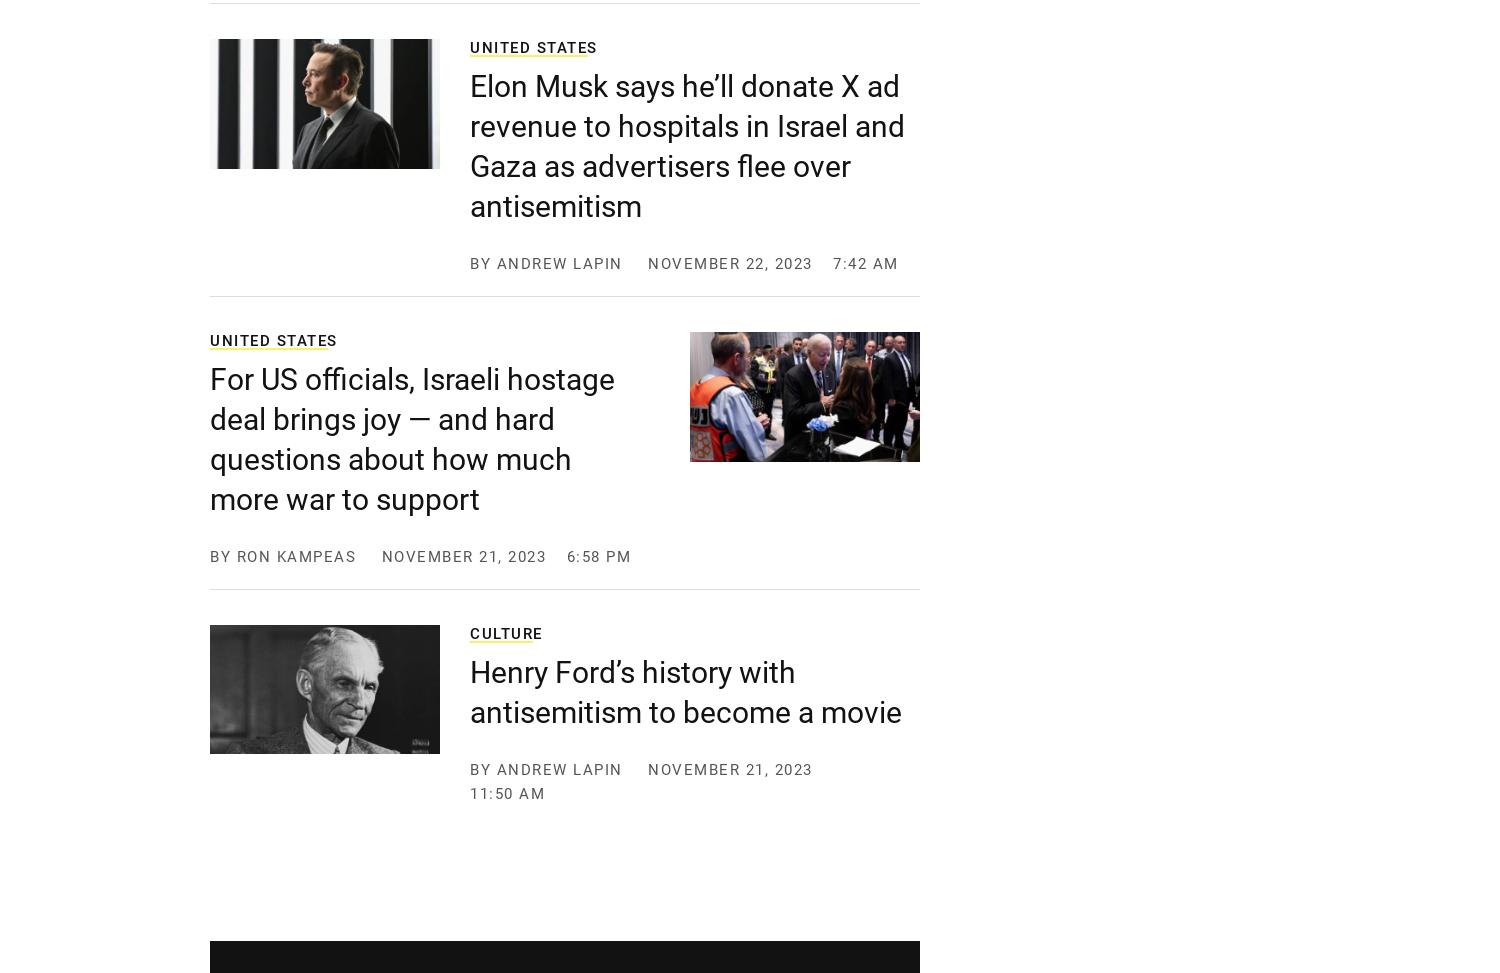 The width and height of the screenshot is (1500, 973). What do you see at coordinates (597, 557) in the screenshot?
I see `'6:58 pm'` at bounding box center [597, 557].